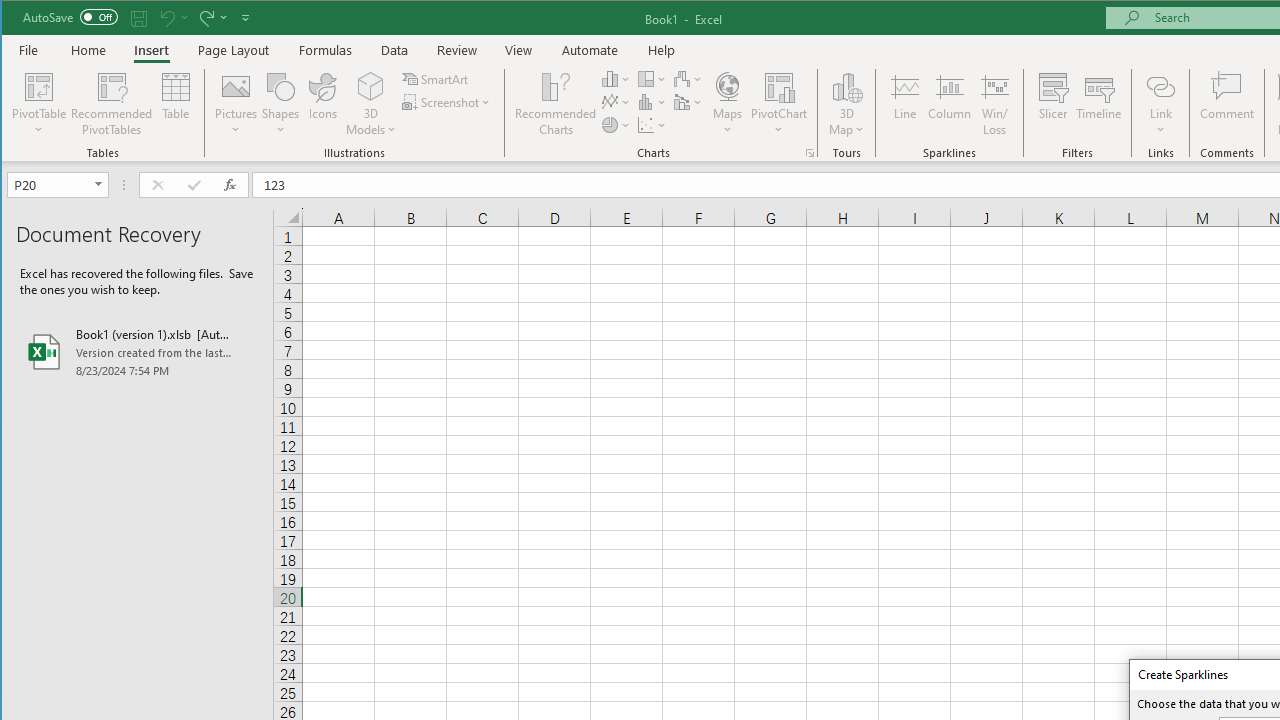  I want to click on 'Slicer...', so click(1051, 104).